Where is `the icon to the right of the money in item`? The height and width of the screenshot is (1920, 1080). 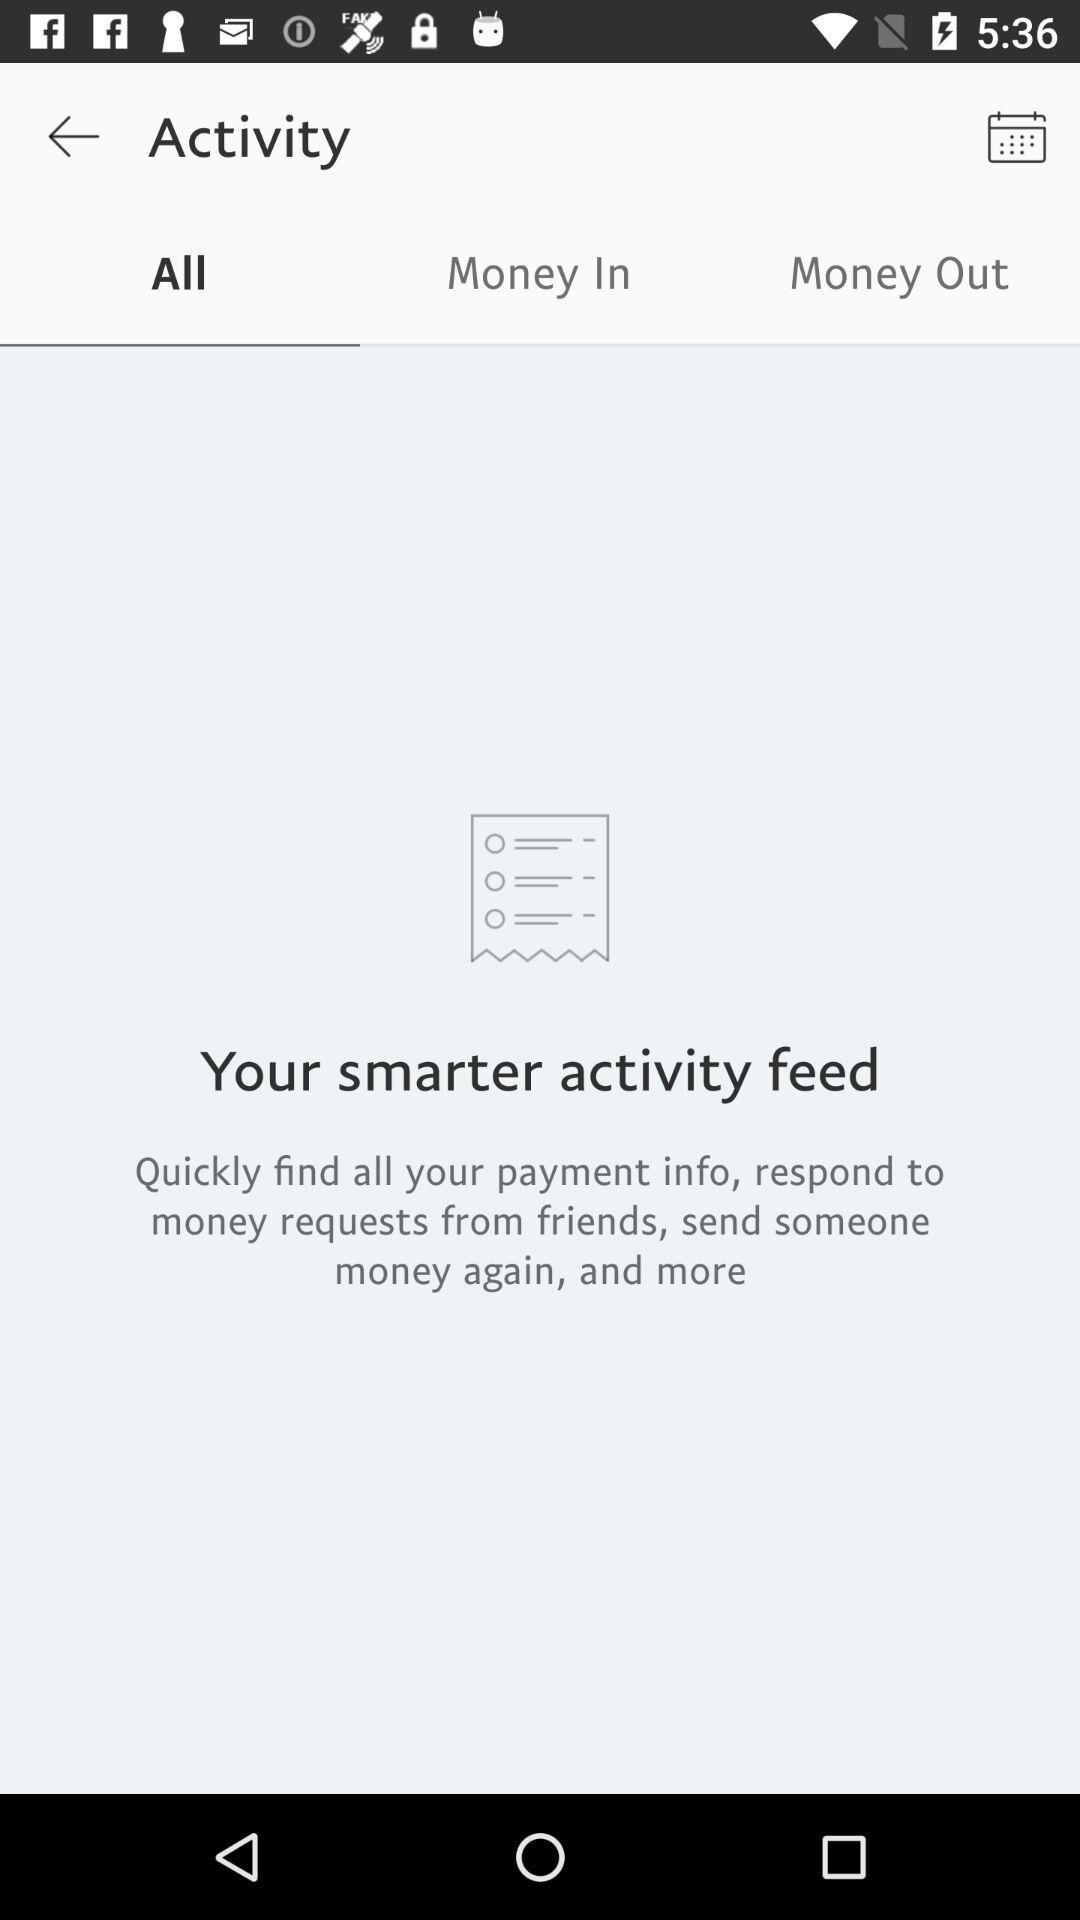
the icon to the right of the money in item is located at coordinates (898, 277).